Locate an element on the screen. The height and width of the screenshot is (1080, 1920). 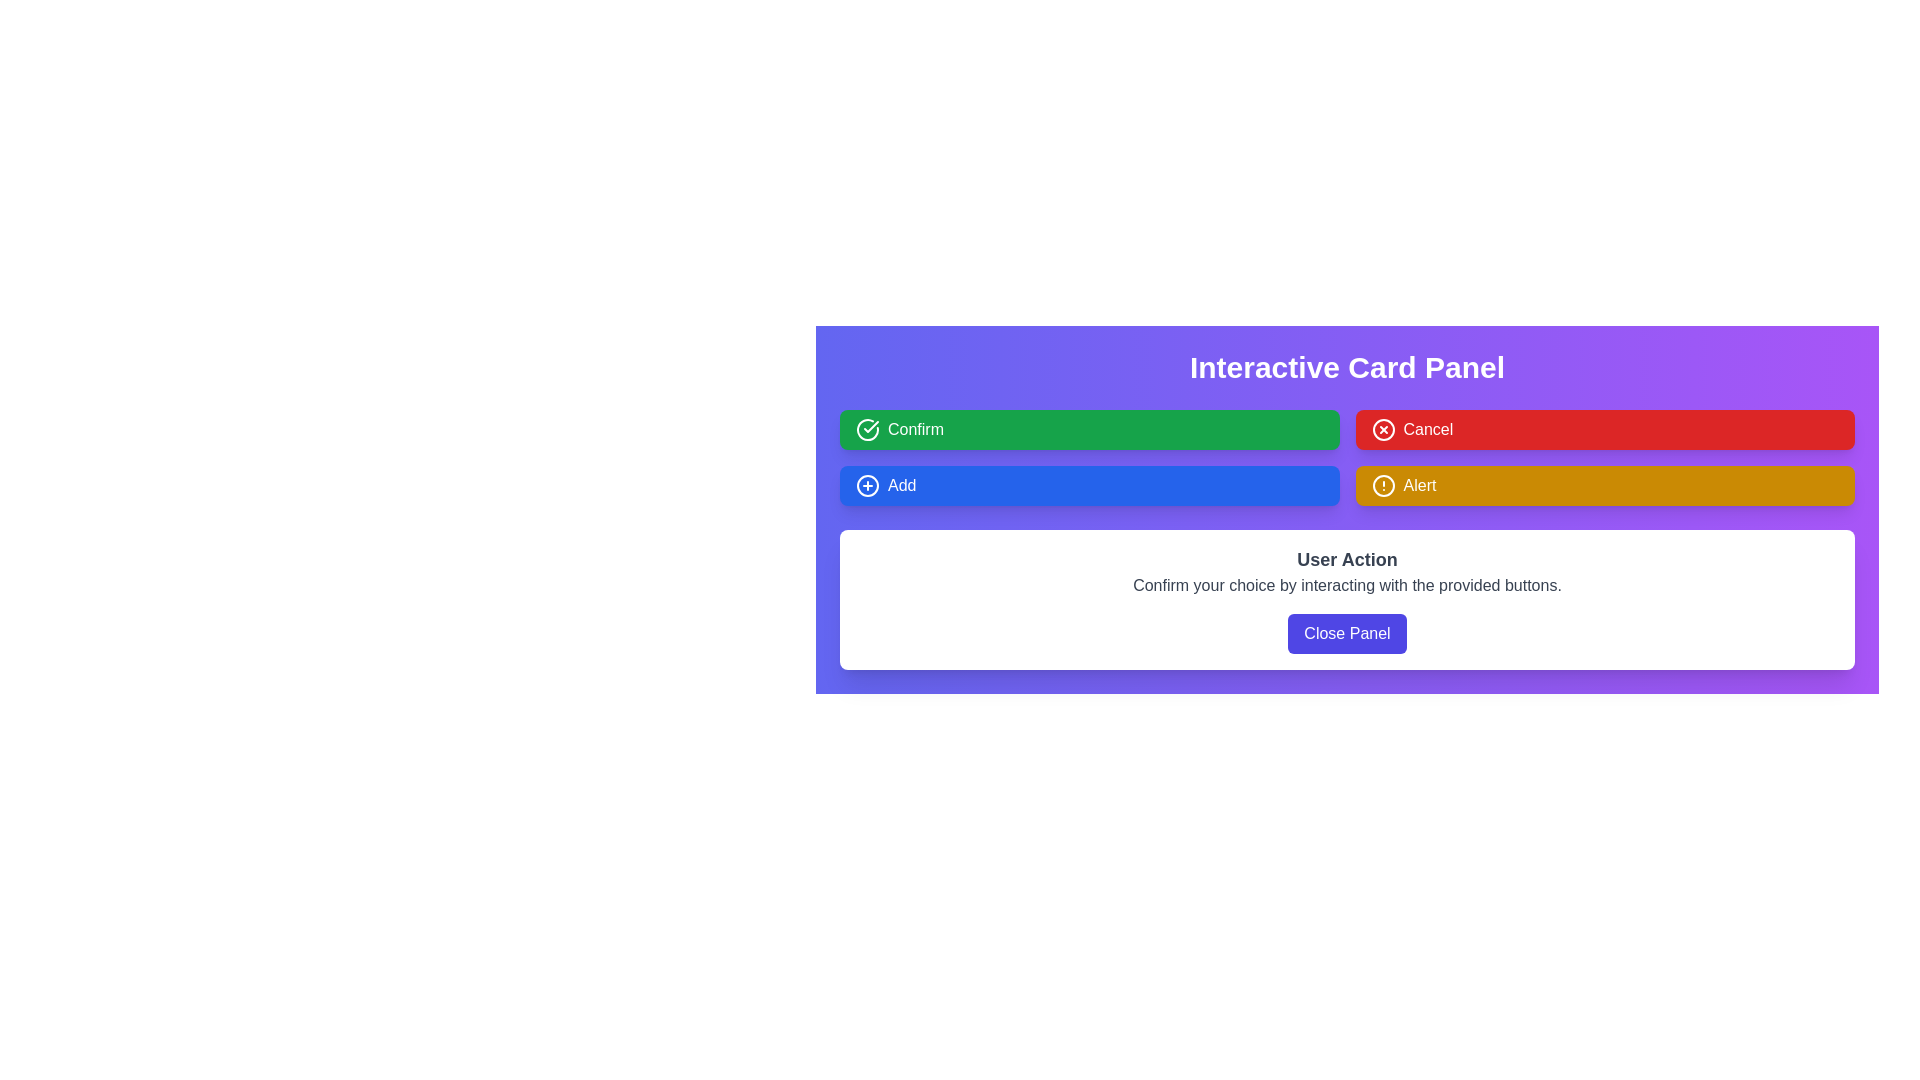
the circular checkmark icon with a green background and the label 'Confirm', located at the top-left of the interface is located at coordinates (868, 428).